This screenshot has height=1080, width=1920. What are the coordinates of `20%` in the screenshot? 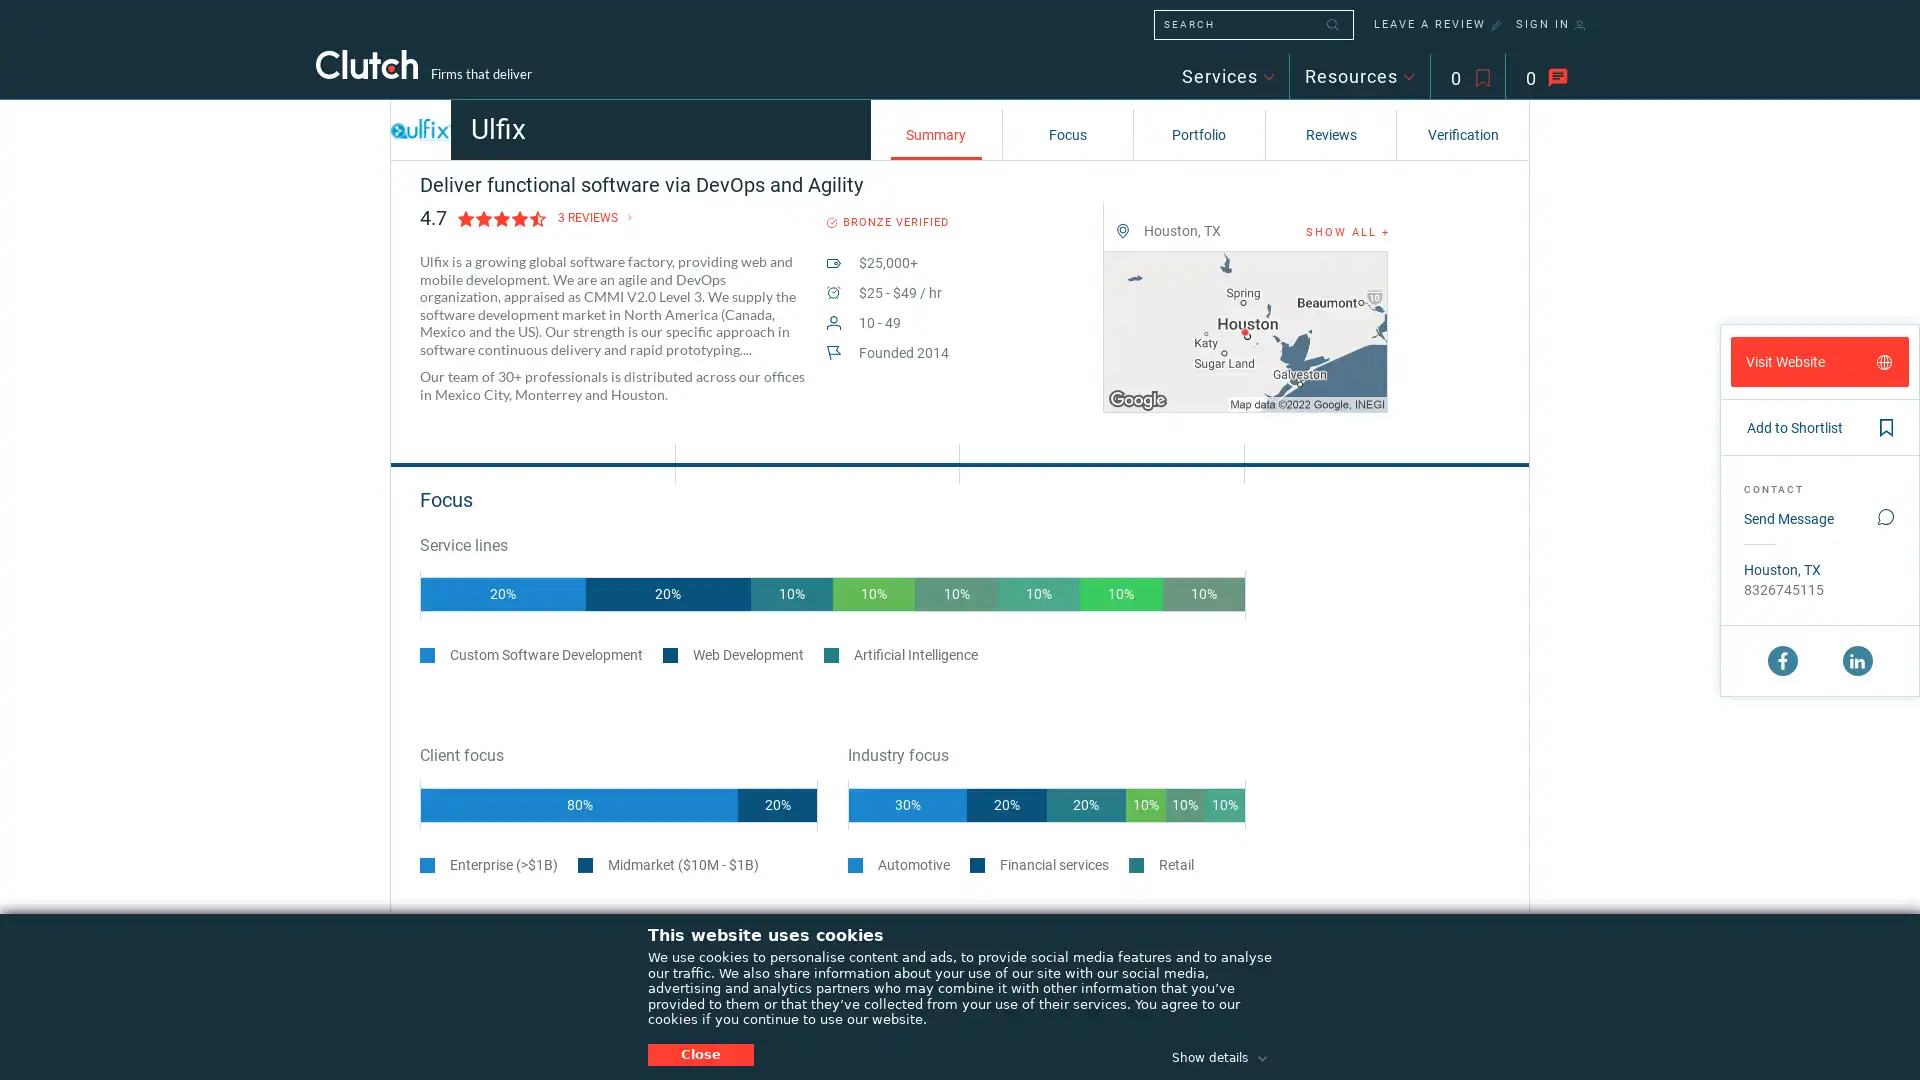 It's located at (886, 1005).